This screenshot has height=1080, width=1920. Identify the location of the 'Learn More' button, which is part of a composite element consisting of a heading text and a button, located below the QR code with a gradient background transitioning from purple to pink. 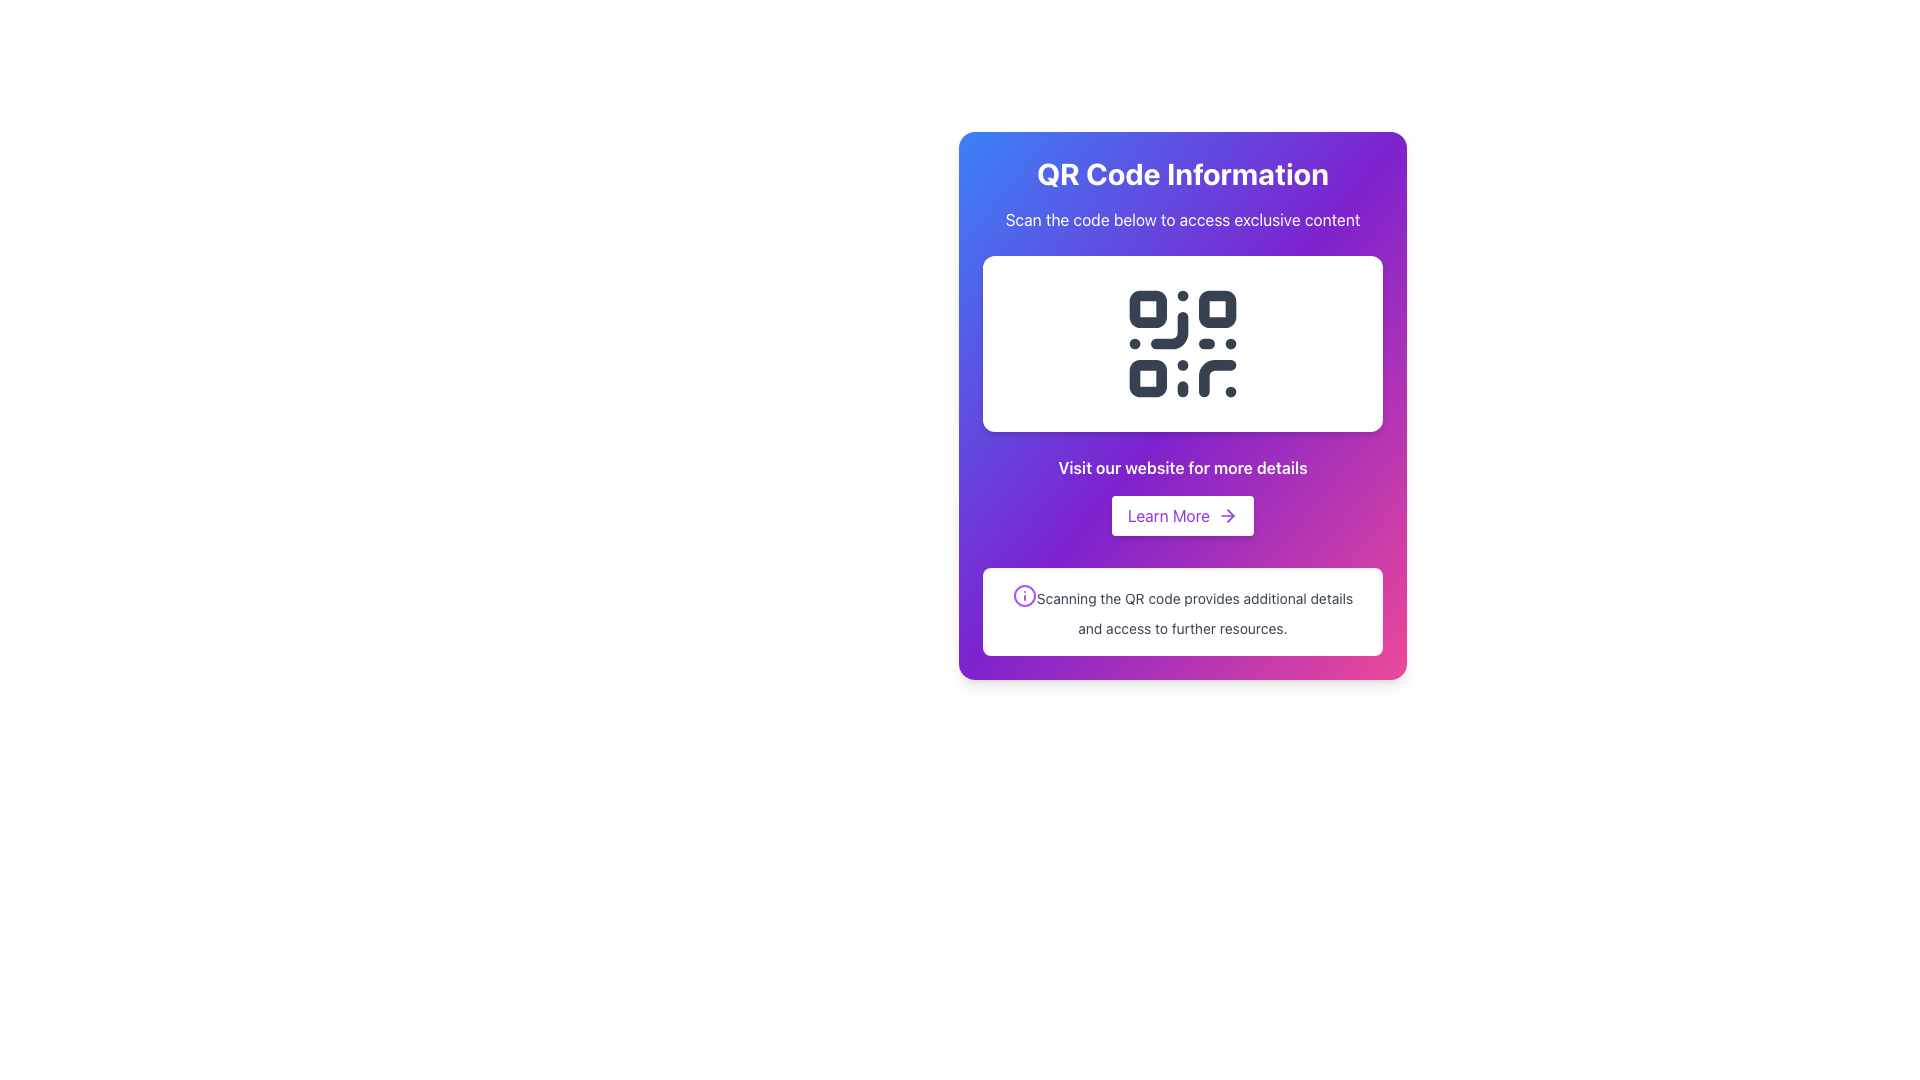
(1182, 495).